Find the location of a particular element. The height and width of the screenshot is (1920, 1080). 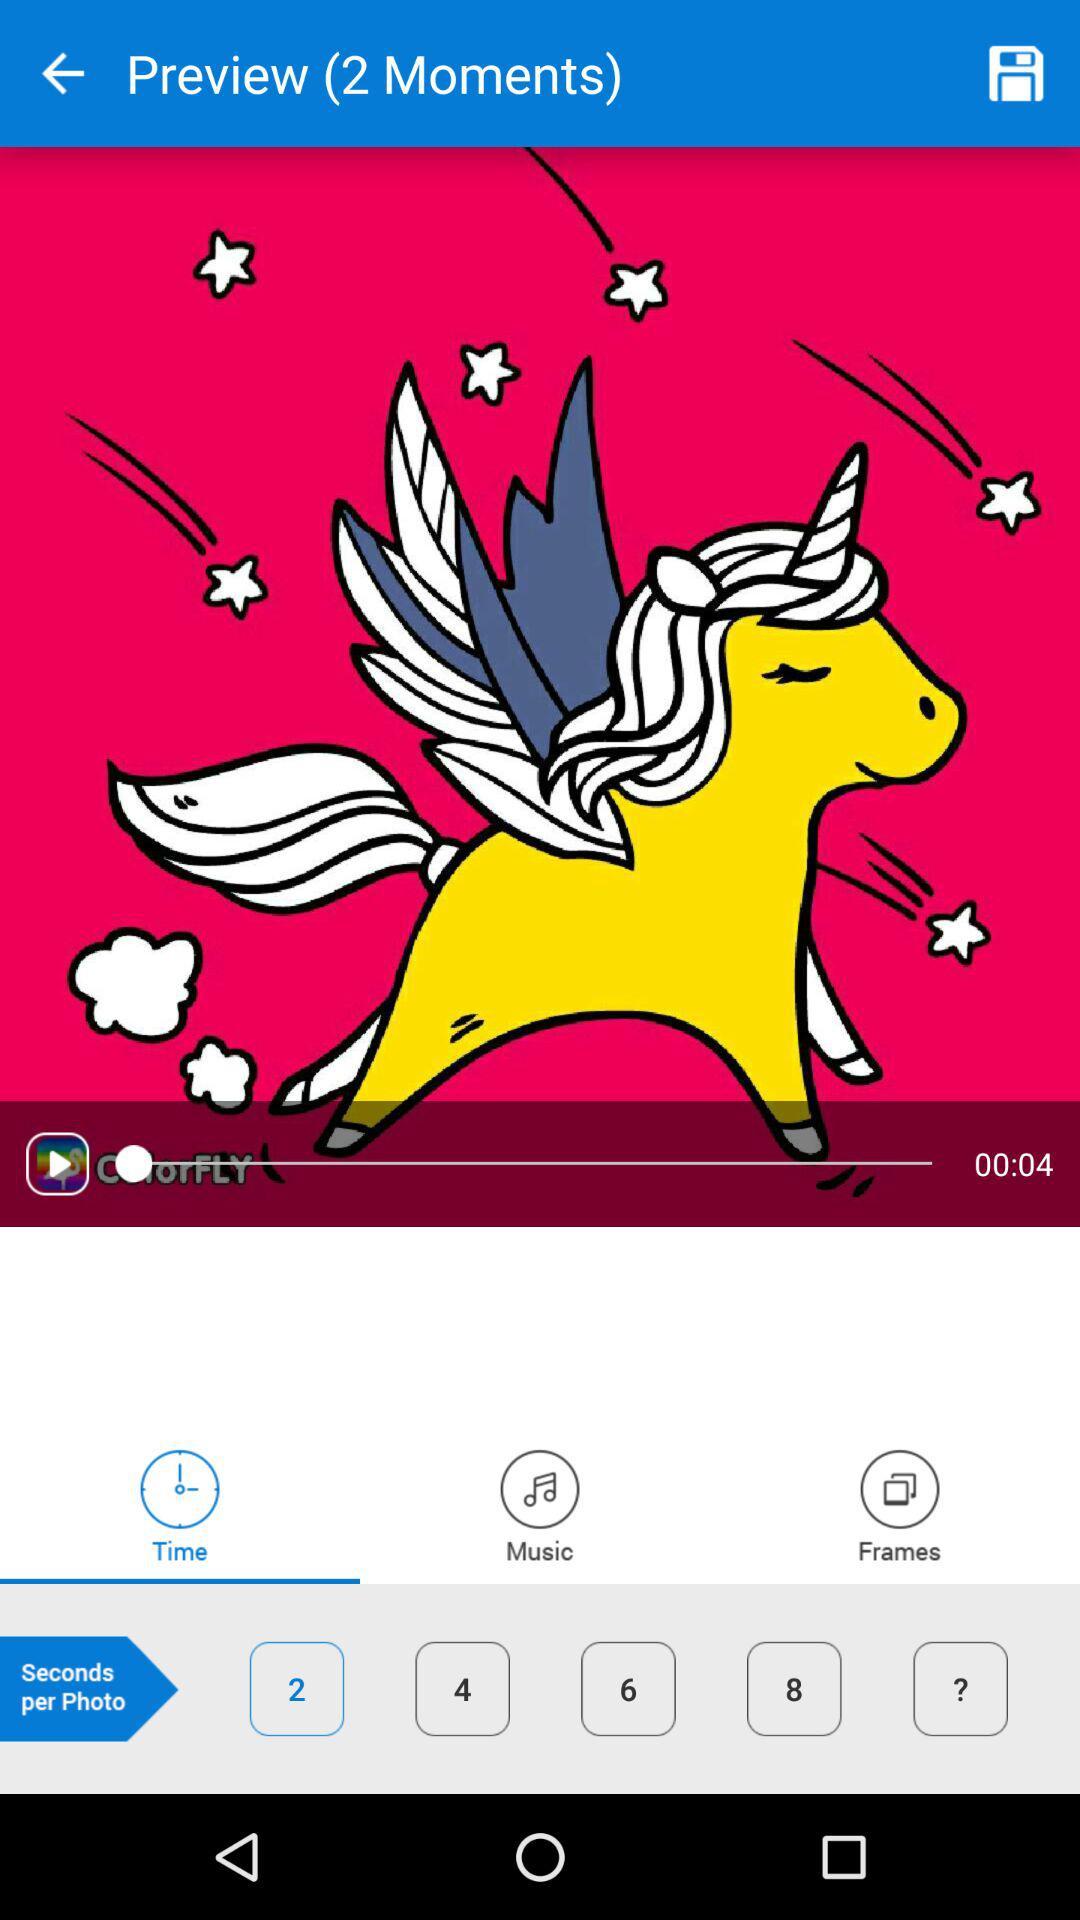

the play icon is located at coordinates (56, 1163).